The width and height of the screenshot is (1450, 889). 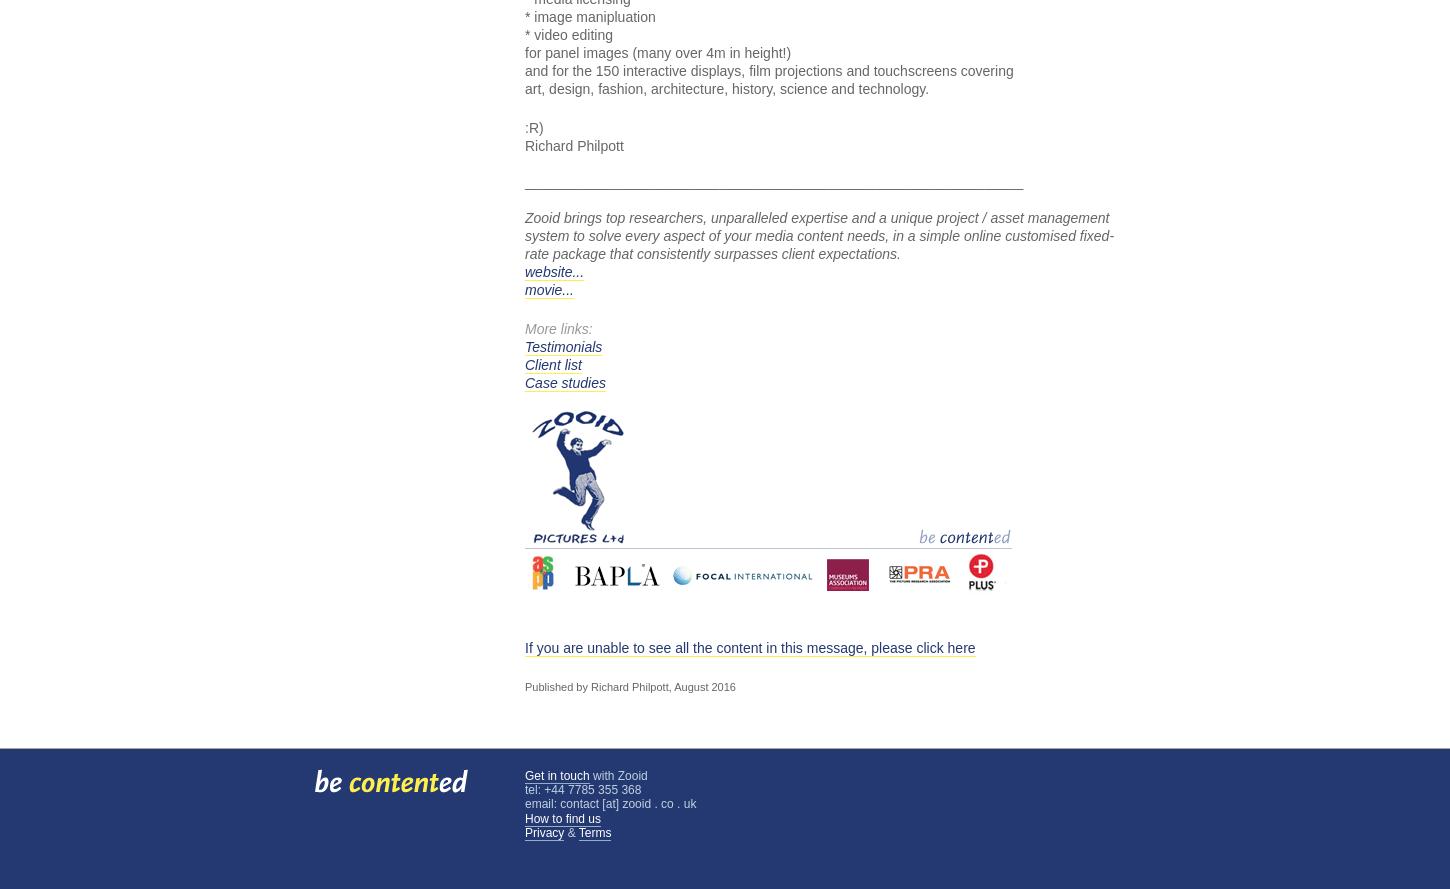 I want to click on 'Zooid brings top researchers, unparalleled expertise and a unique project / asset management system to solve every aspect of your media content needs, in a simple online customised fixed-rate package that consistently surpasses client expectations.', so click(x=819, y=235).